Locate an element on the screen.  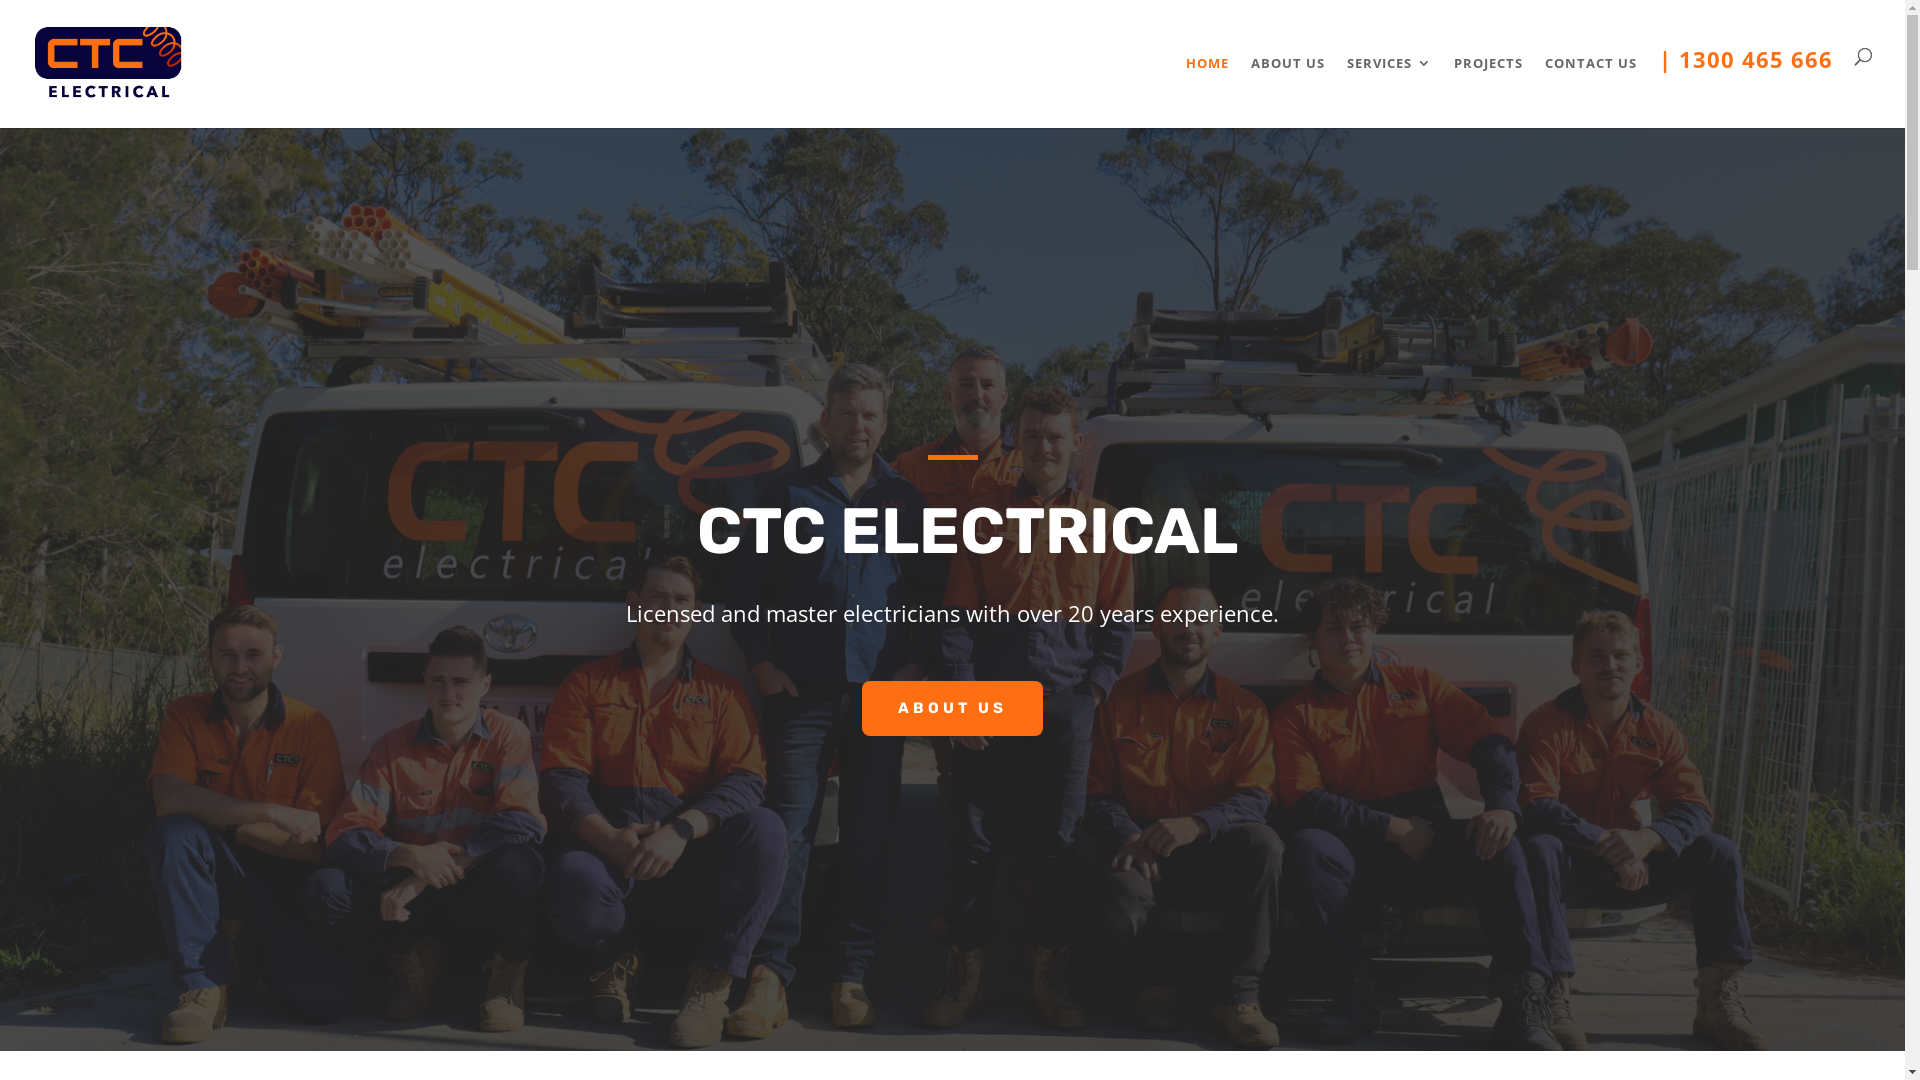
'SERVICES' is located at coordinates (1347, 86).